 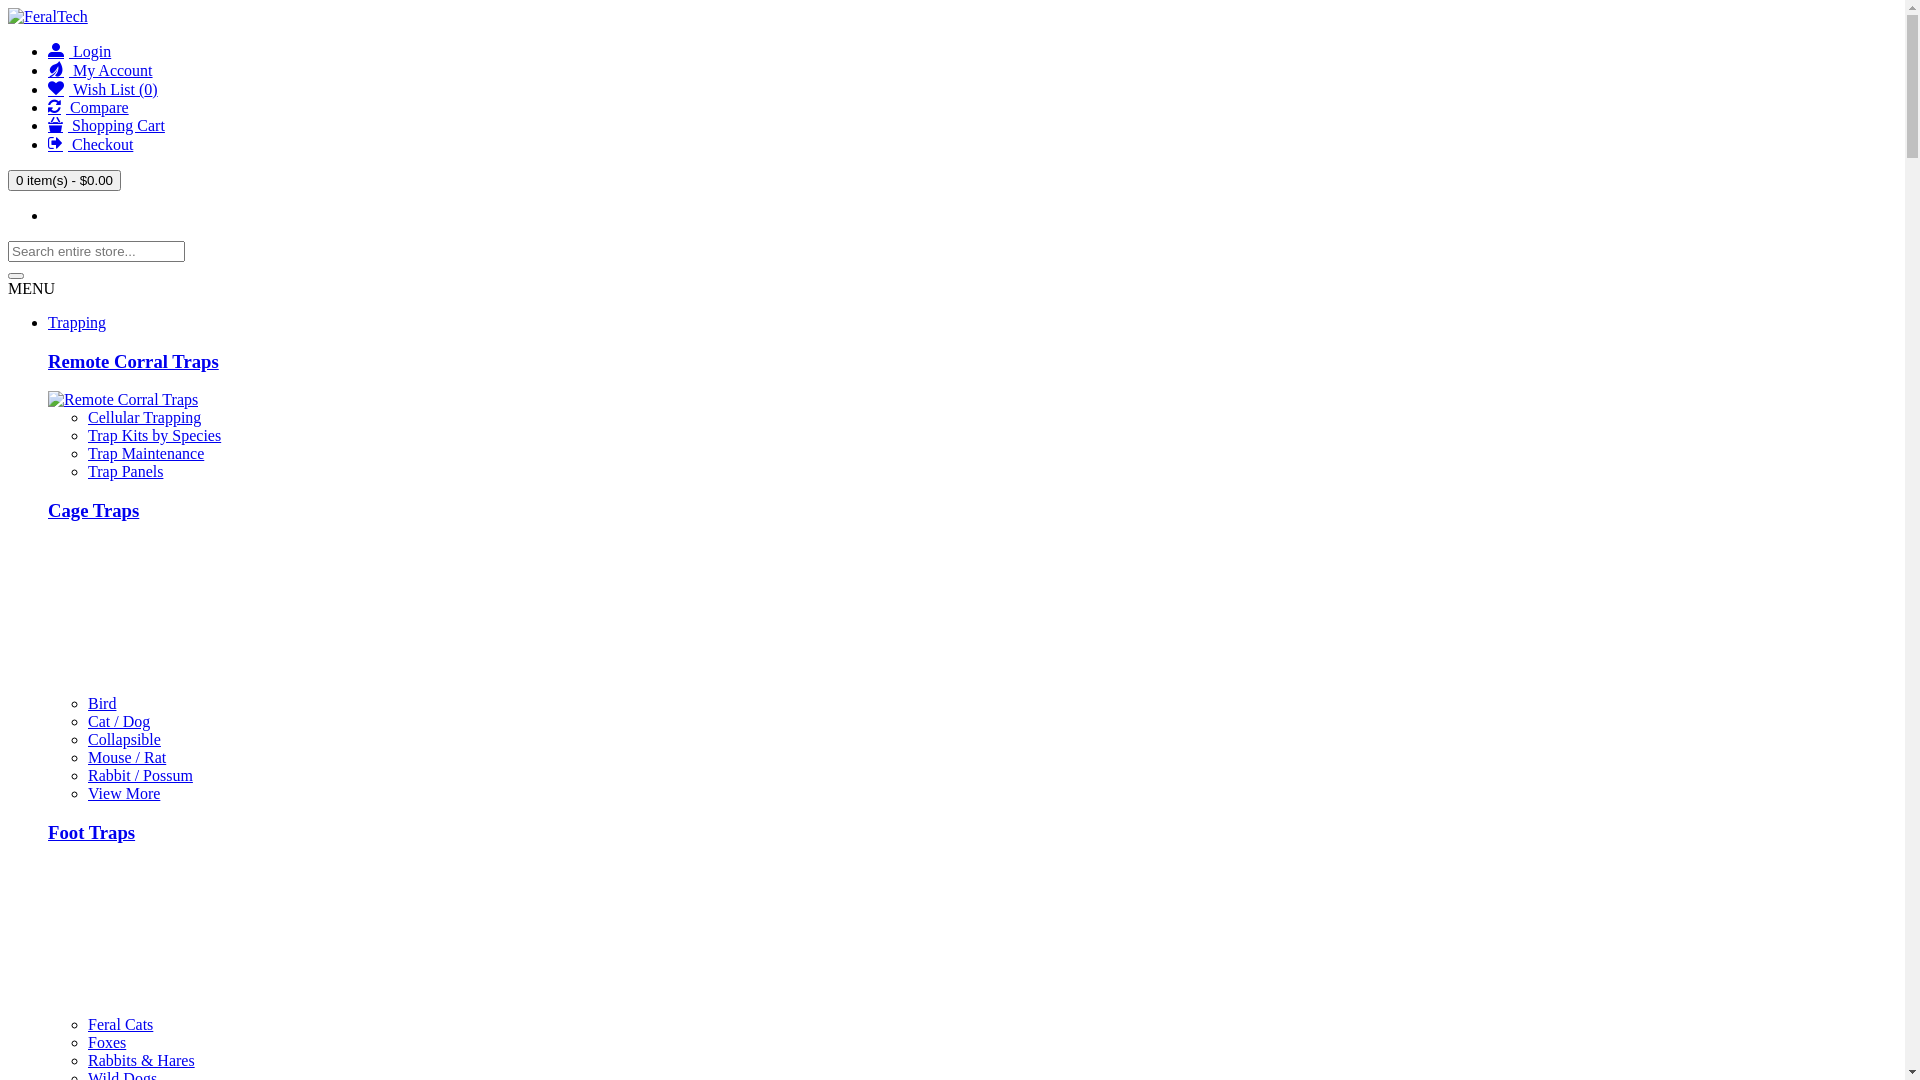 What do you see at coordinates (79, 50) in the screenshot?
I see `'Login'` at bounding box center [79, 50].